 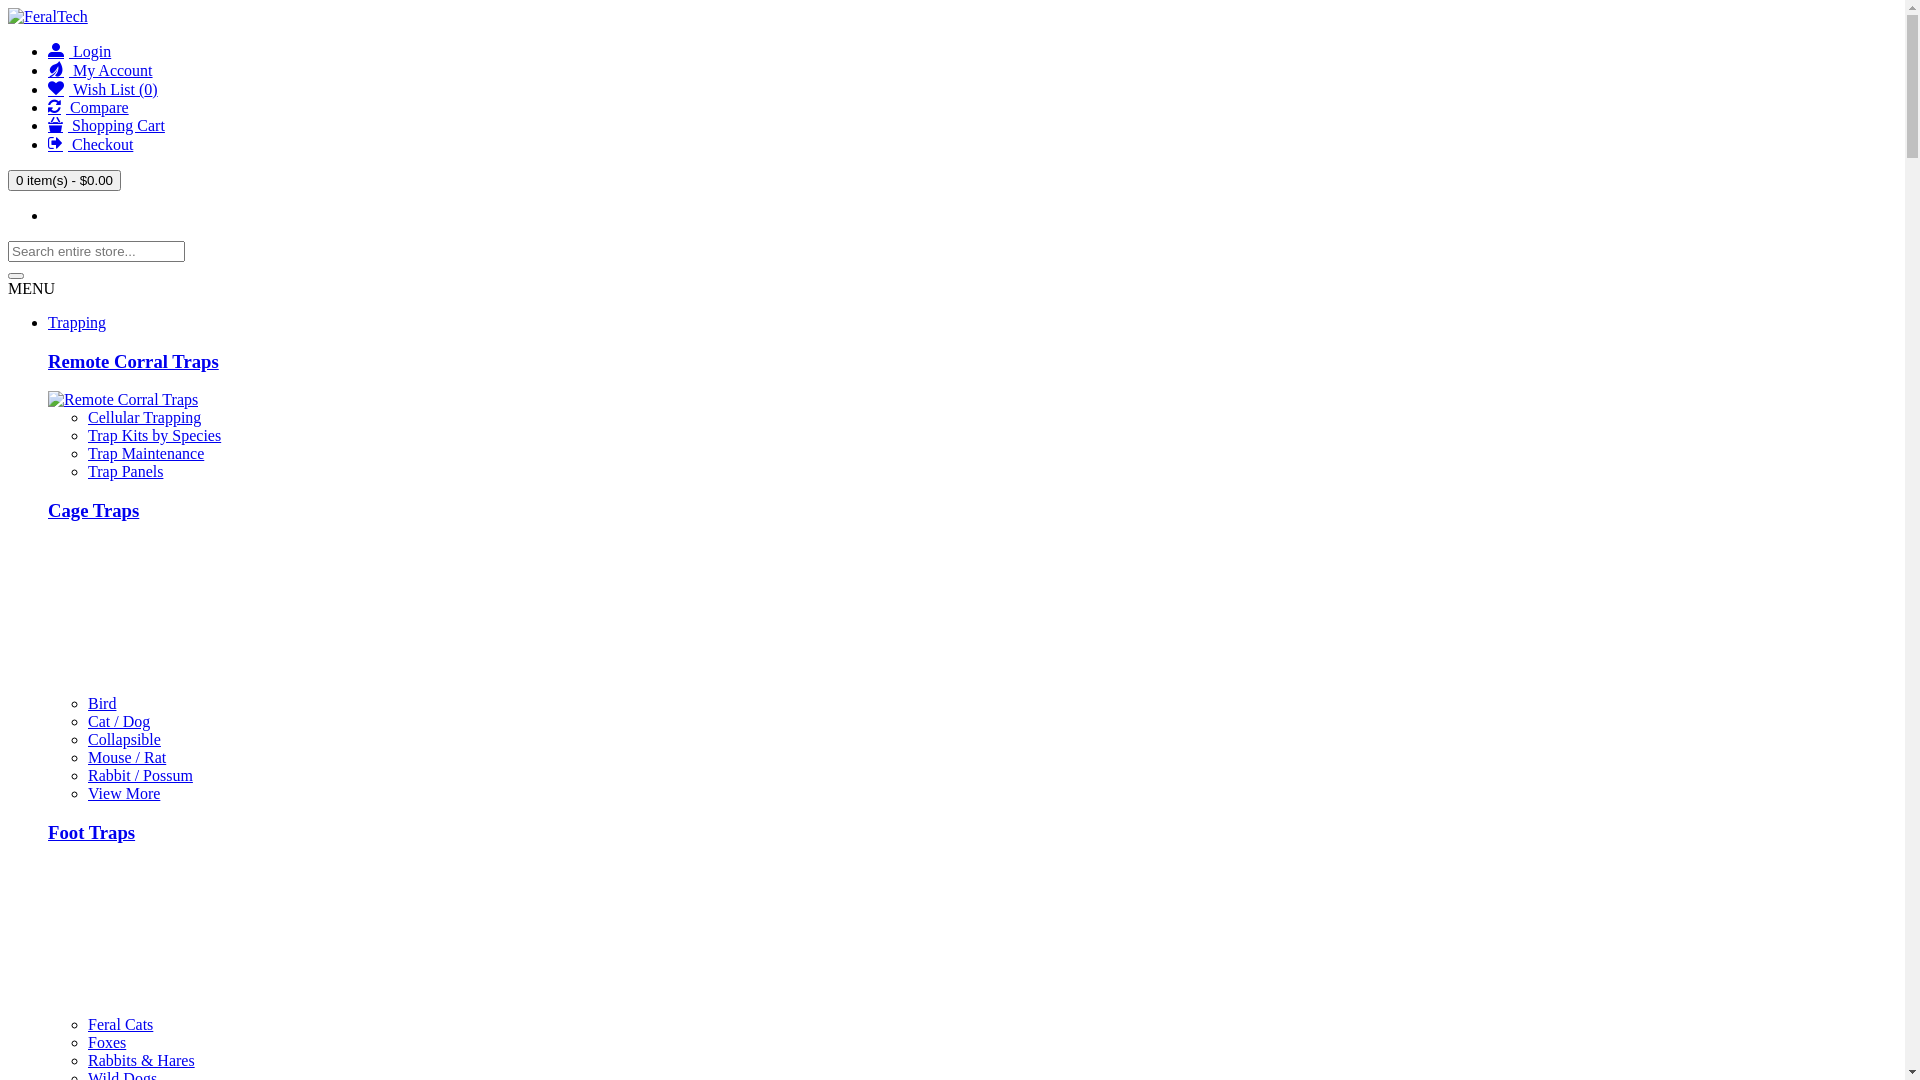 What do you see at coordinates (79, 50) in the screenshot?
I see `'Login'` at bounding box center [79, 50].